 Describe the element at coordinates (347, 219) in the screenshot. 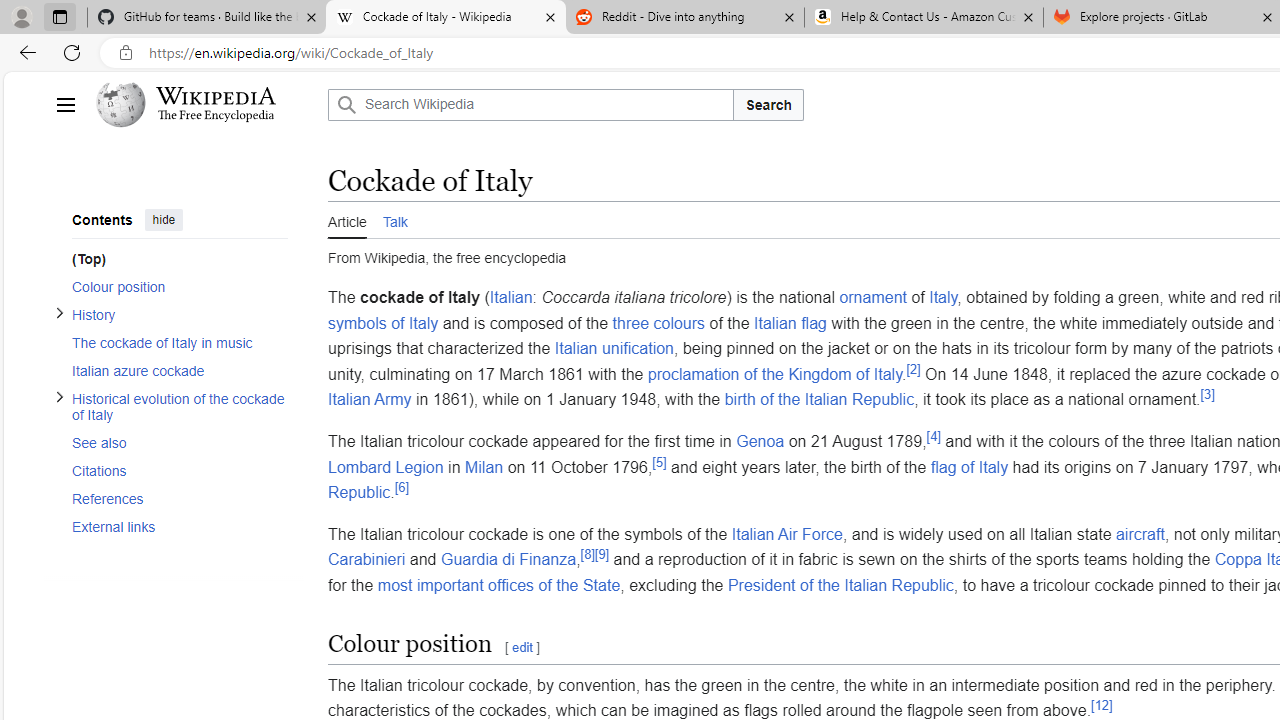

I see `'Article'` at that location.